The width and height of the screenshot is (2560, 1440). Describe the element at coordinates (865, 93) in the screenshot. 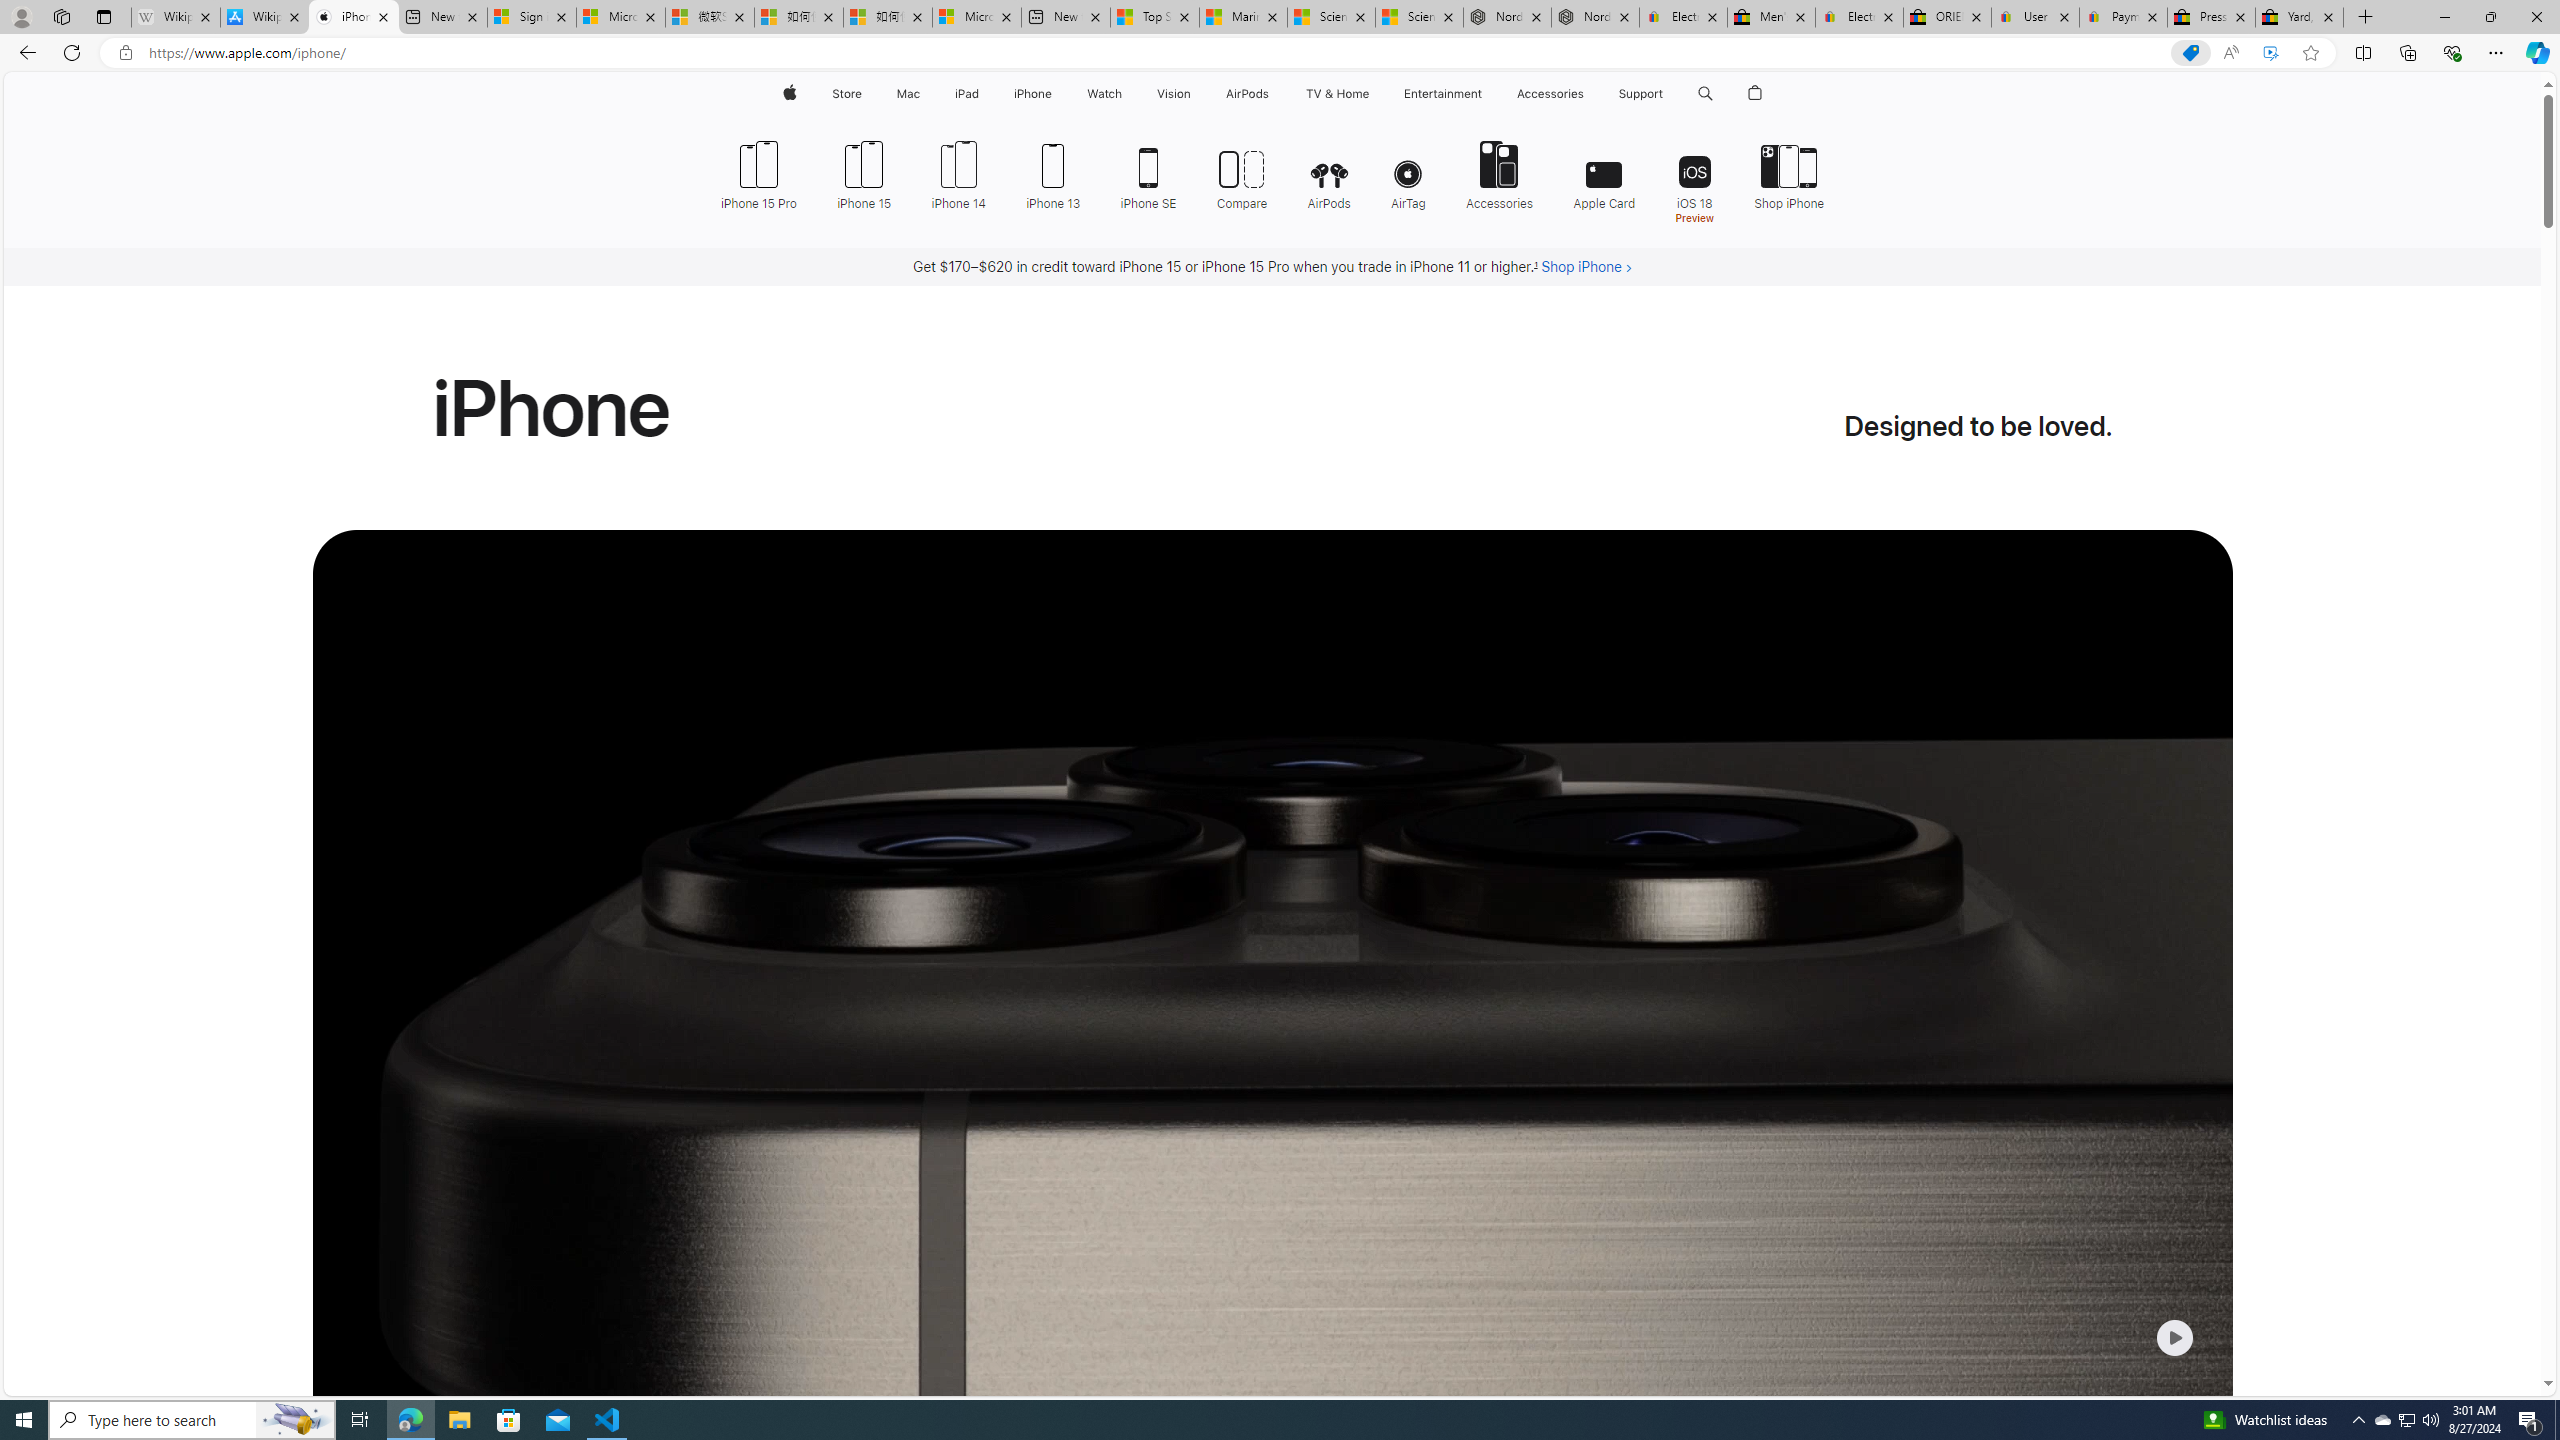

I see `'Store menu'` at that location.